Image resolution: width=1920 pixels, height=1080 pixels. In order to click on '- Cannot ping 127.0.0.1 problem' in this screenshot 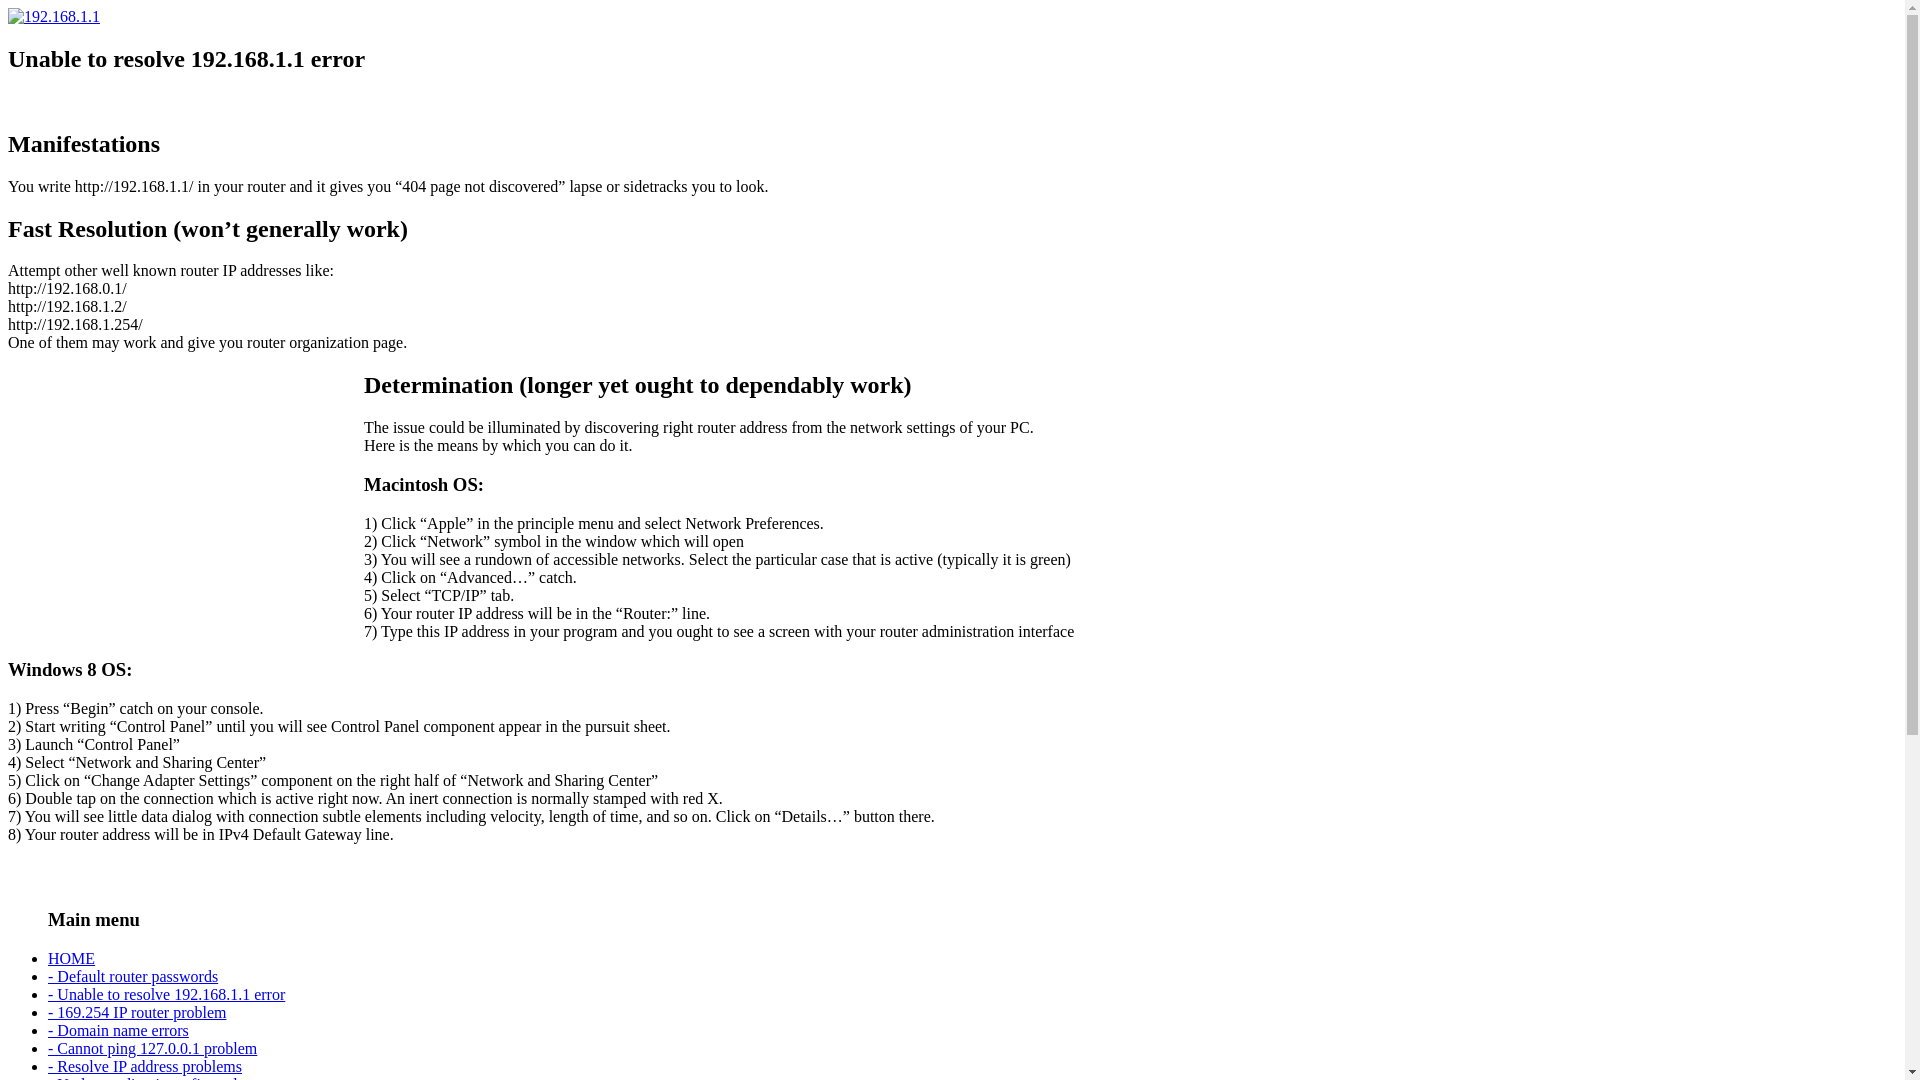, I will do `click(151, 1047)`.